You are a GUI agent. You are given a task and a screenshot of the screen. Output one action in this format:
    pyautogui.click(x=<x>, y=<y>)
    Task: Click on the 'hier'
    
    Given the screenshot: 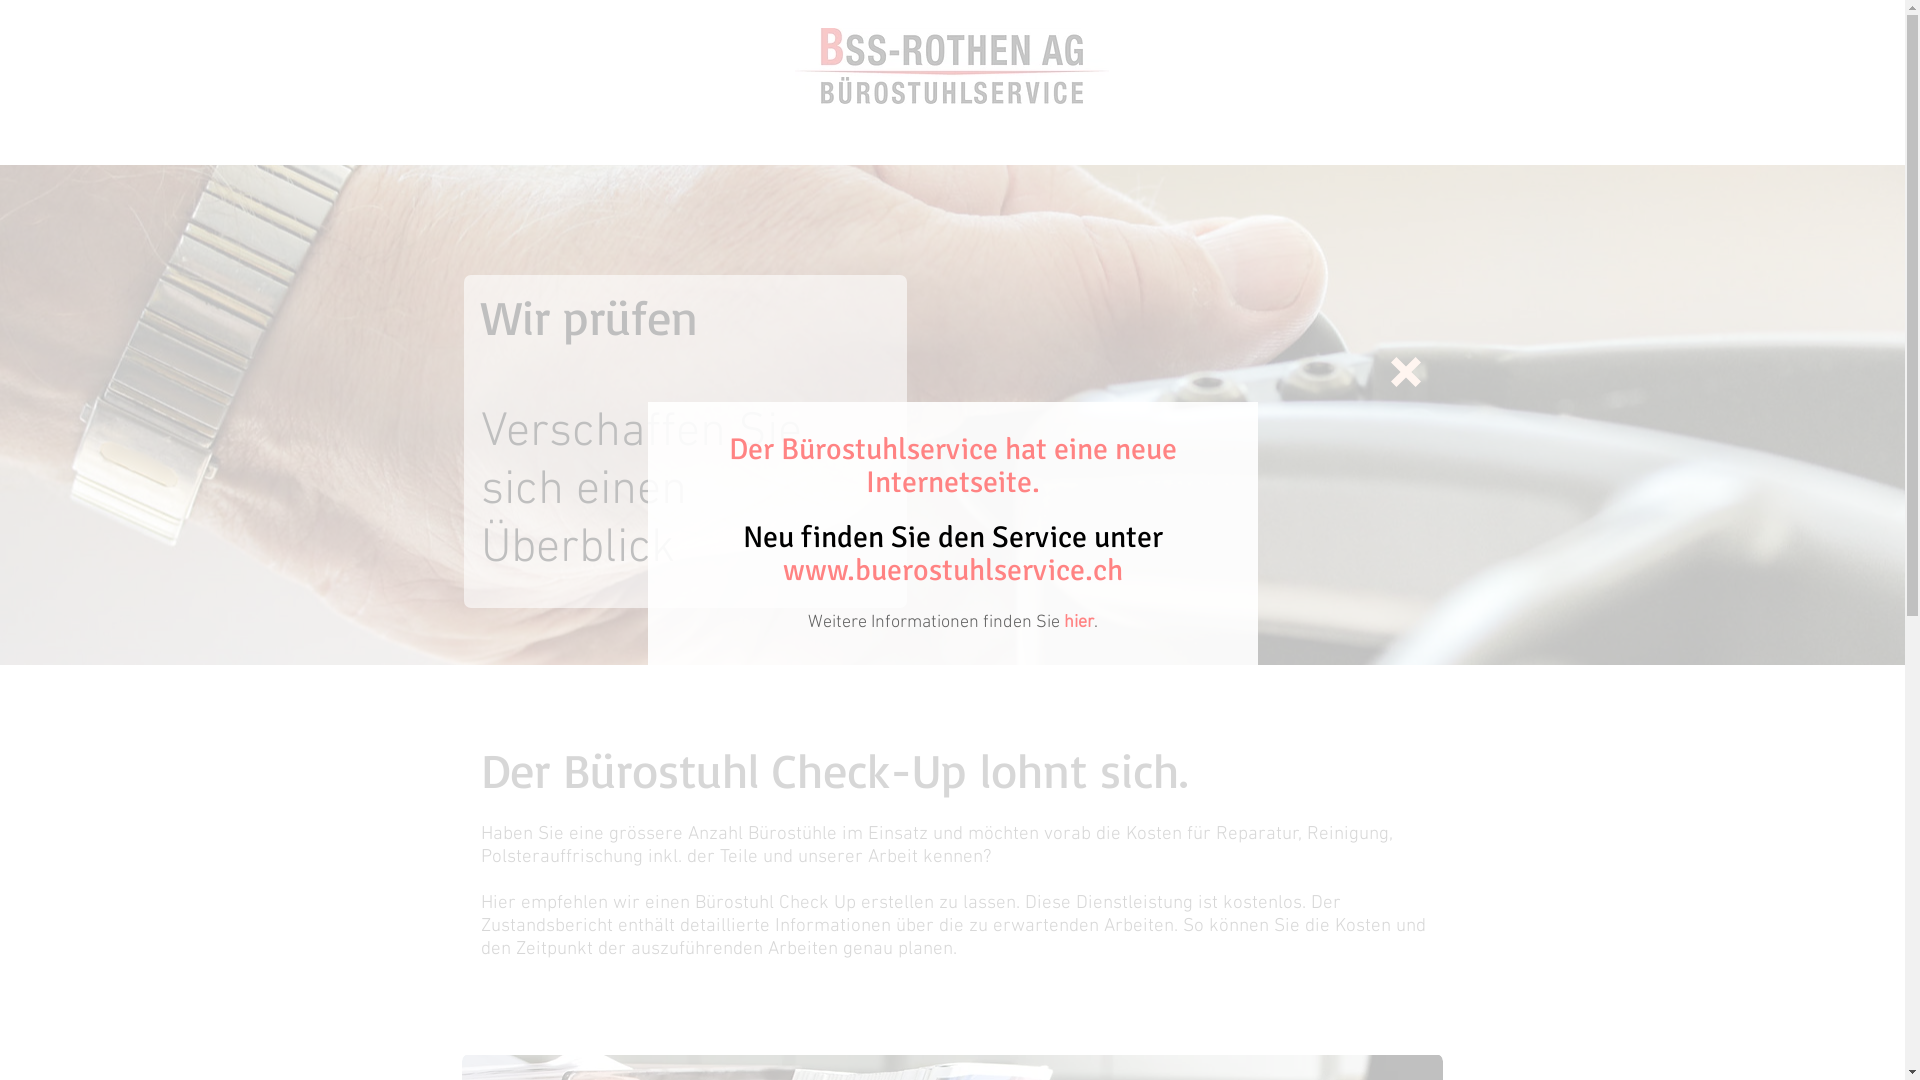 What is the action you would take?
    pyautogui.click(x=1078, y=621)
    